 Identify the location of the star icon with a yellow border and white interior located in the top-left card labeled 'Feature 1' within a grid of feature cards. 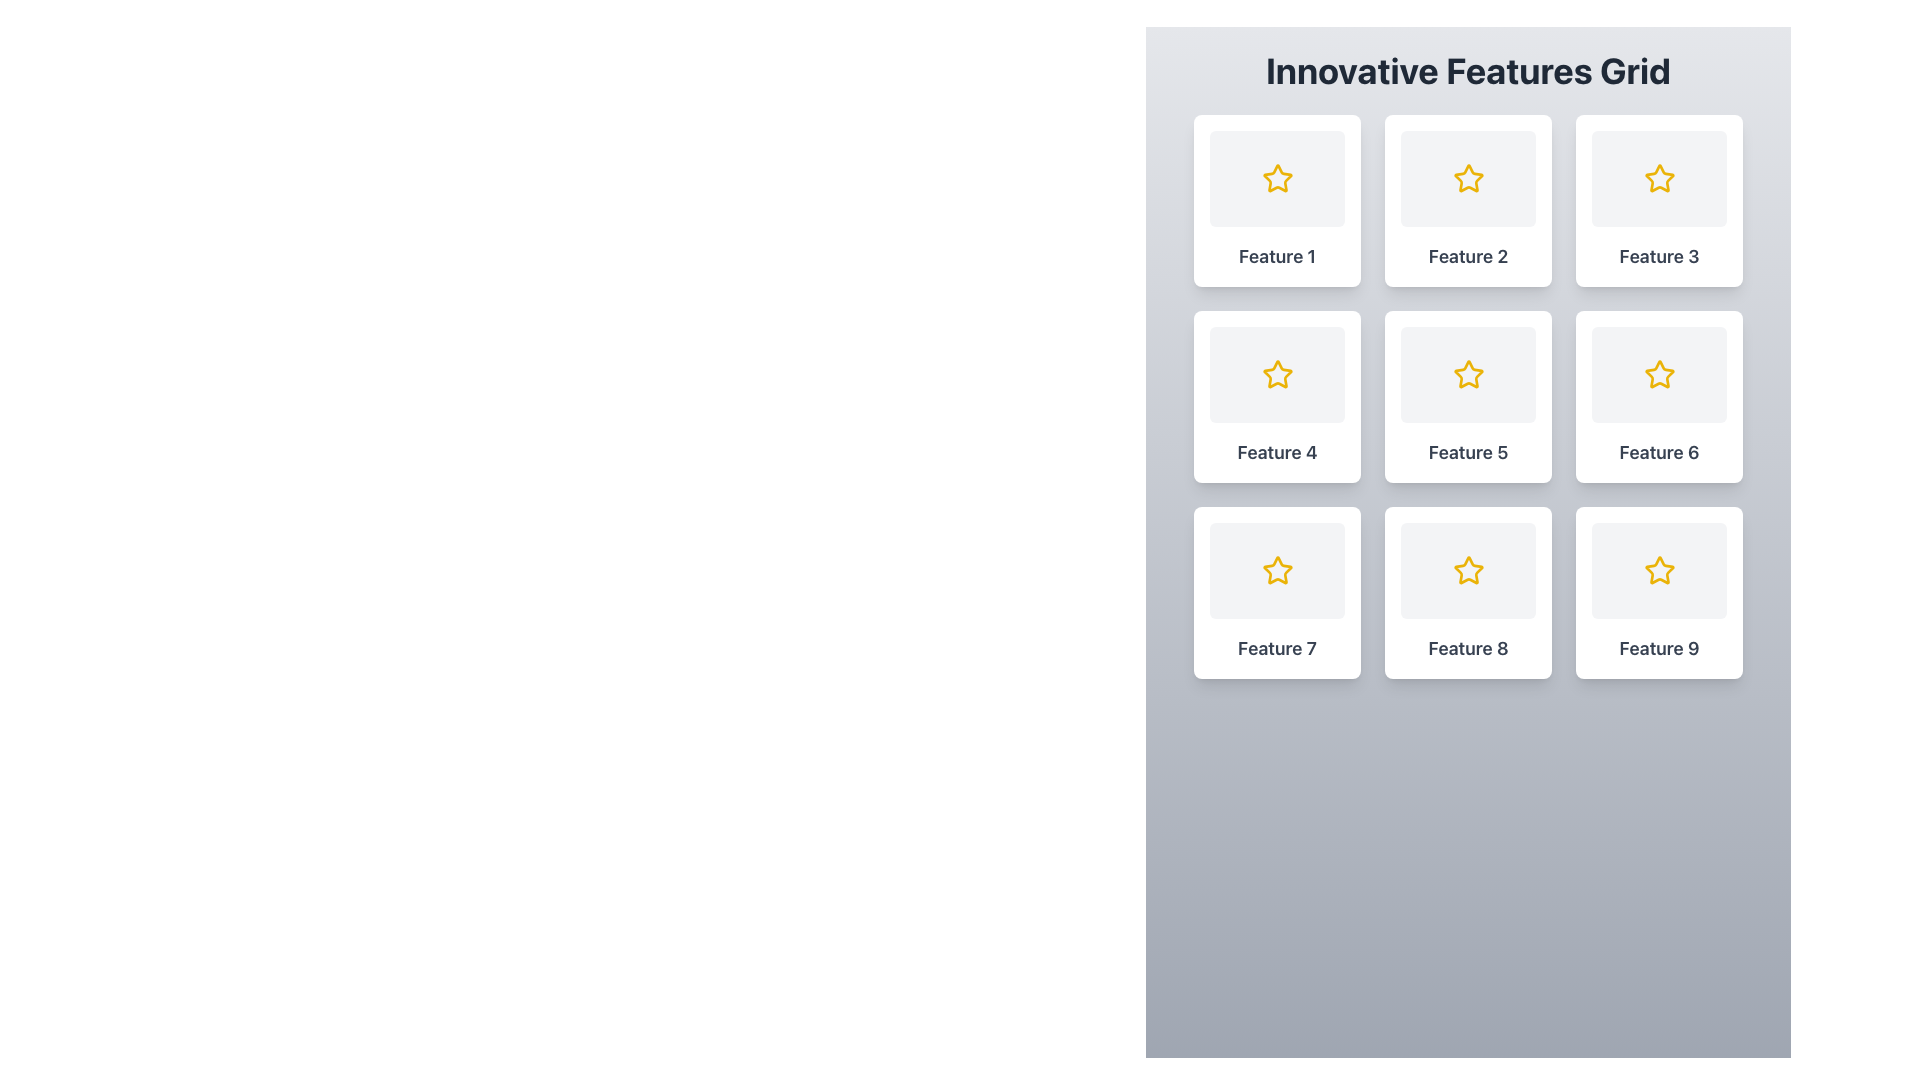
(1276, 177).